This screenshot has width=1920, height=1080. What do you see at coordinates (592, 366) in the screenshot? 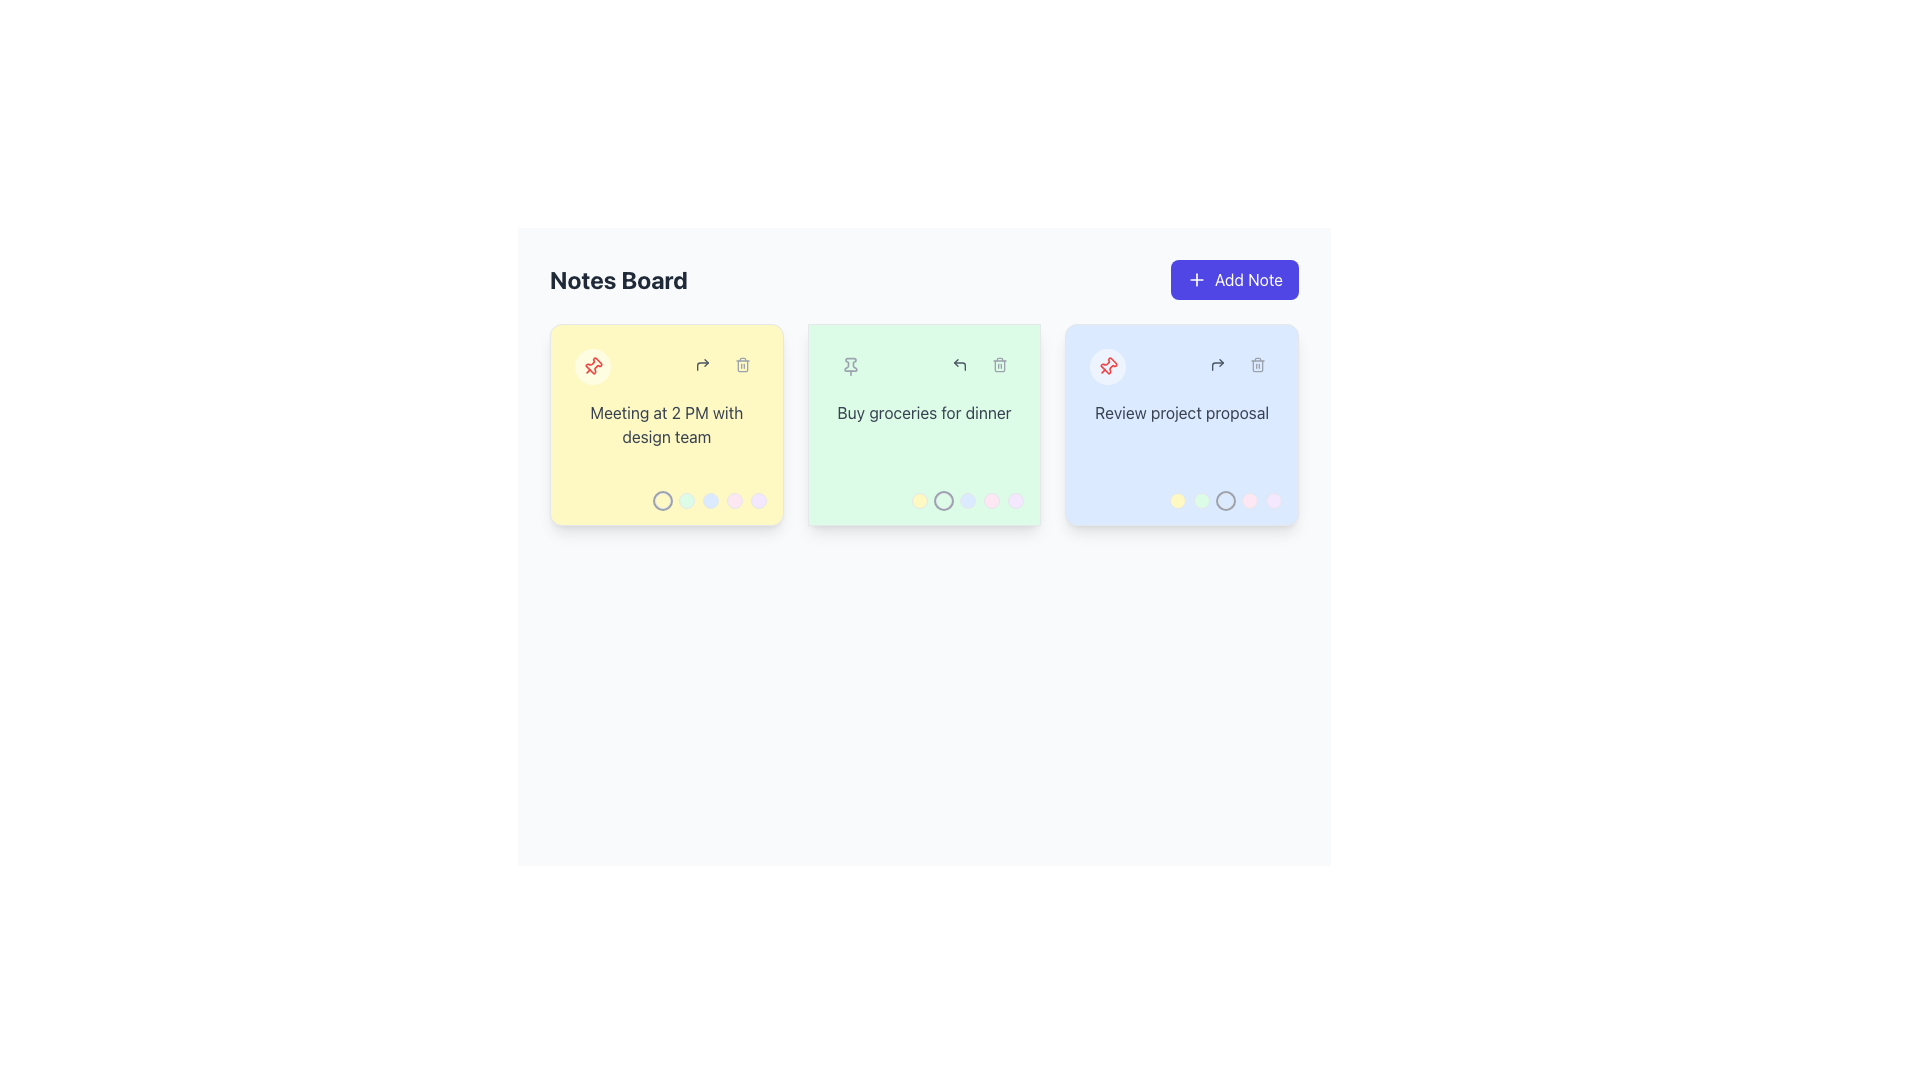
I see `the red-colored pin icon button located in the top-left corner of the first note widget to pin or unpin the note` at bounding box center [592, 366].